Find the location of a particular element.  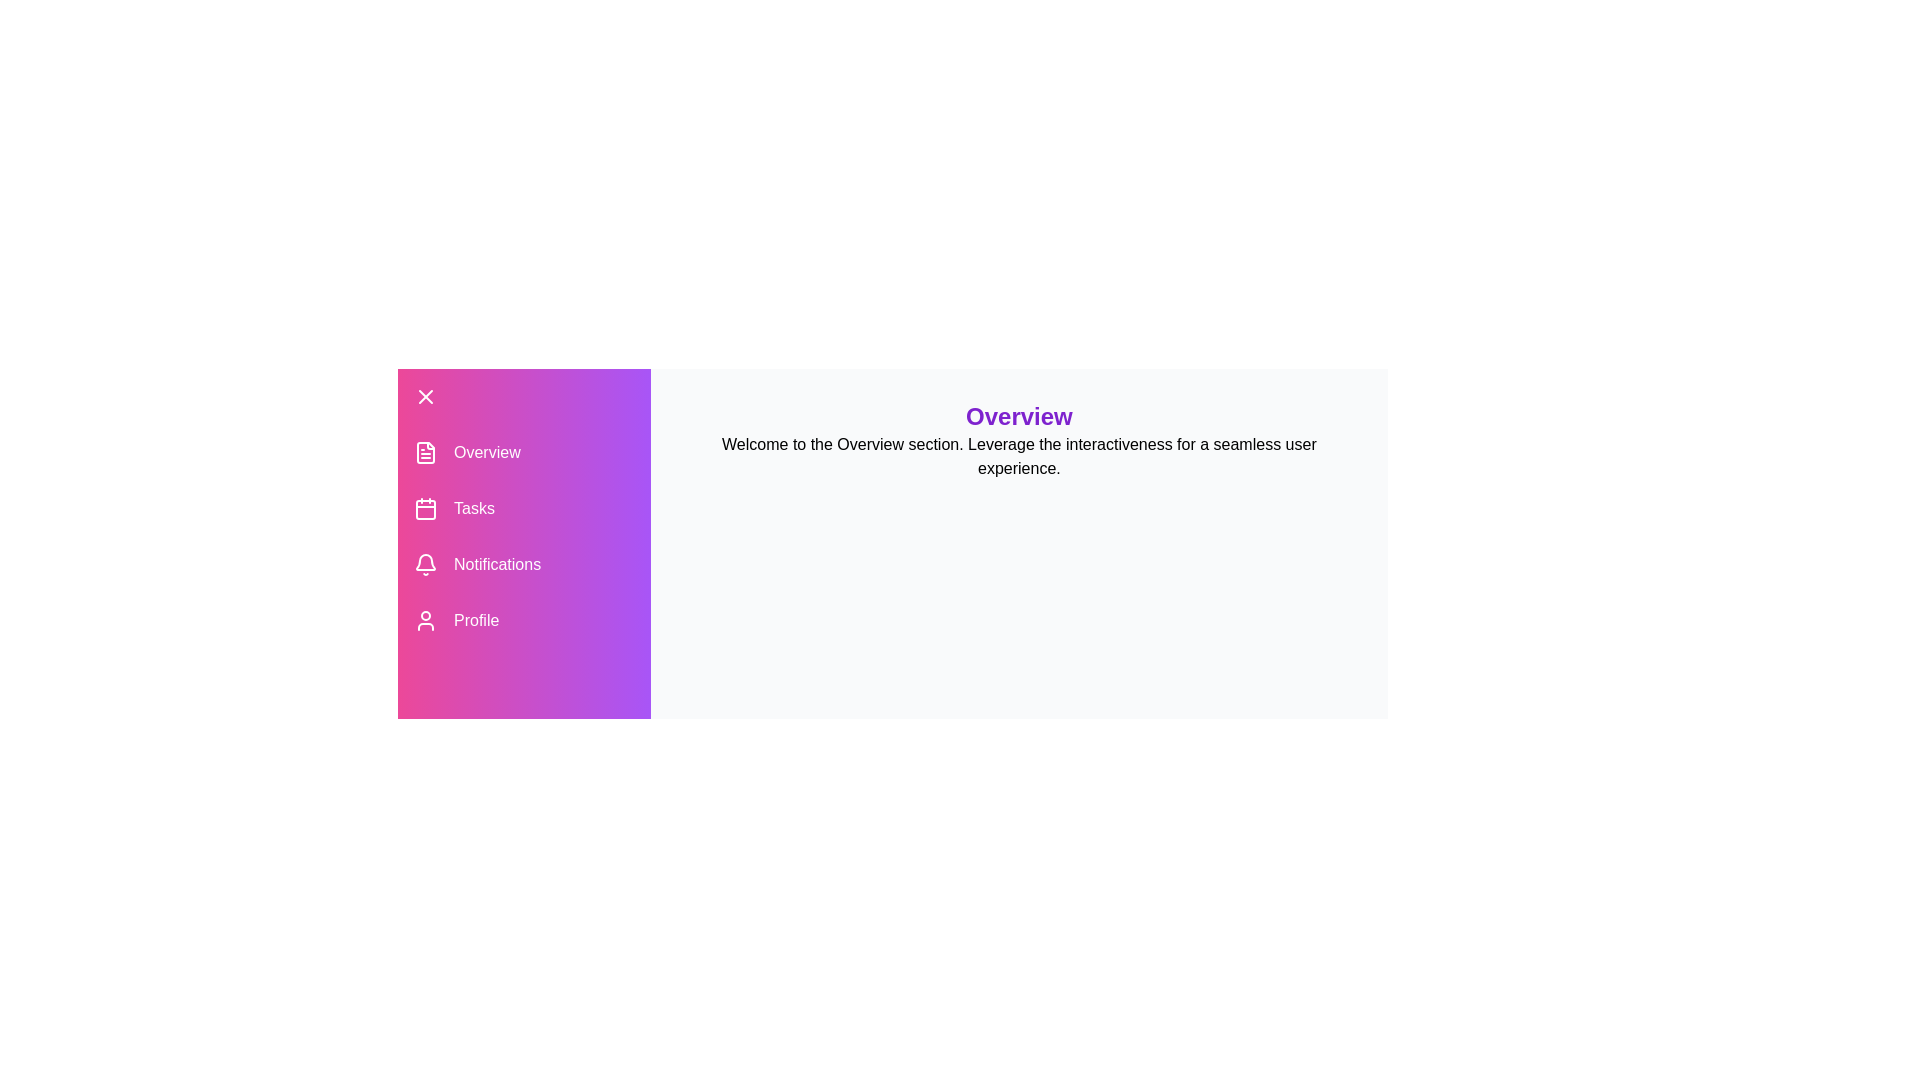

the Notifications section in the drawer is located at coordinates (523, 564).